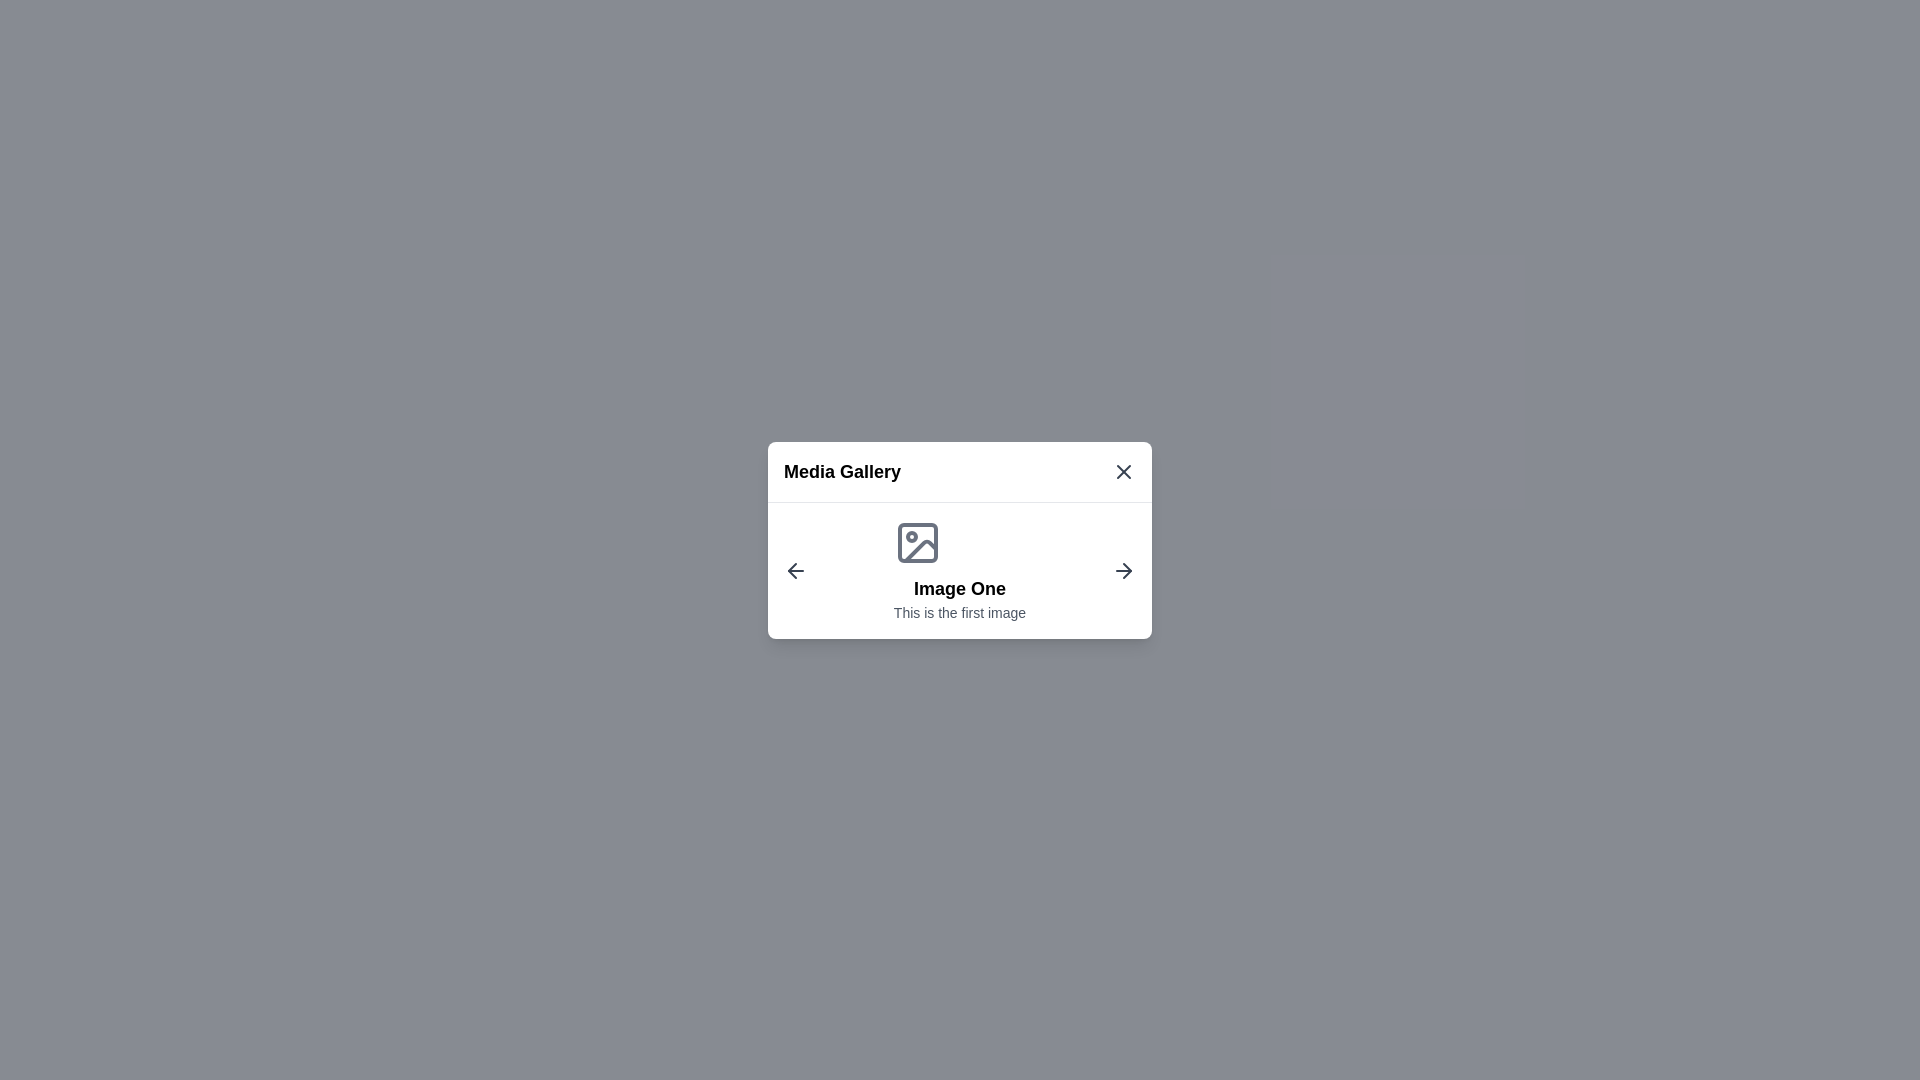 The width and height of the screenshot is (1920, 1080). Describe the element at coordinates (795, 570) in the screenshot. I see `the left arrow button located on the left side of the 'Media Gallery' modal` at that location.